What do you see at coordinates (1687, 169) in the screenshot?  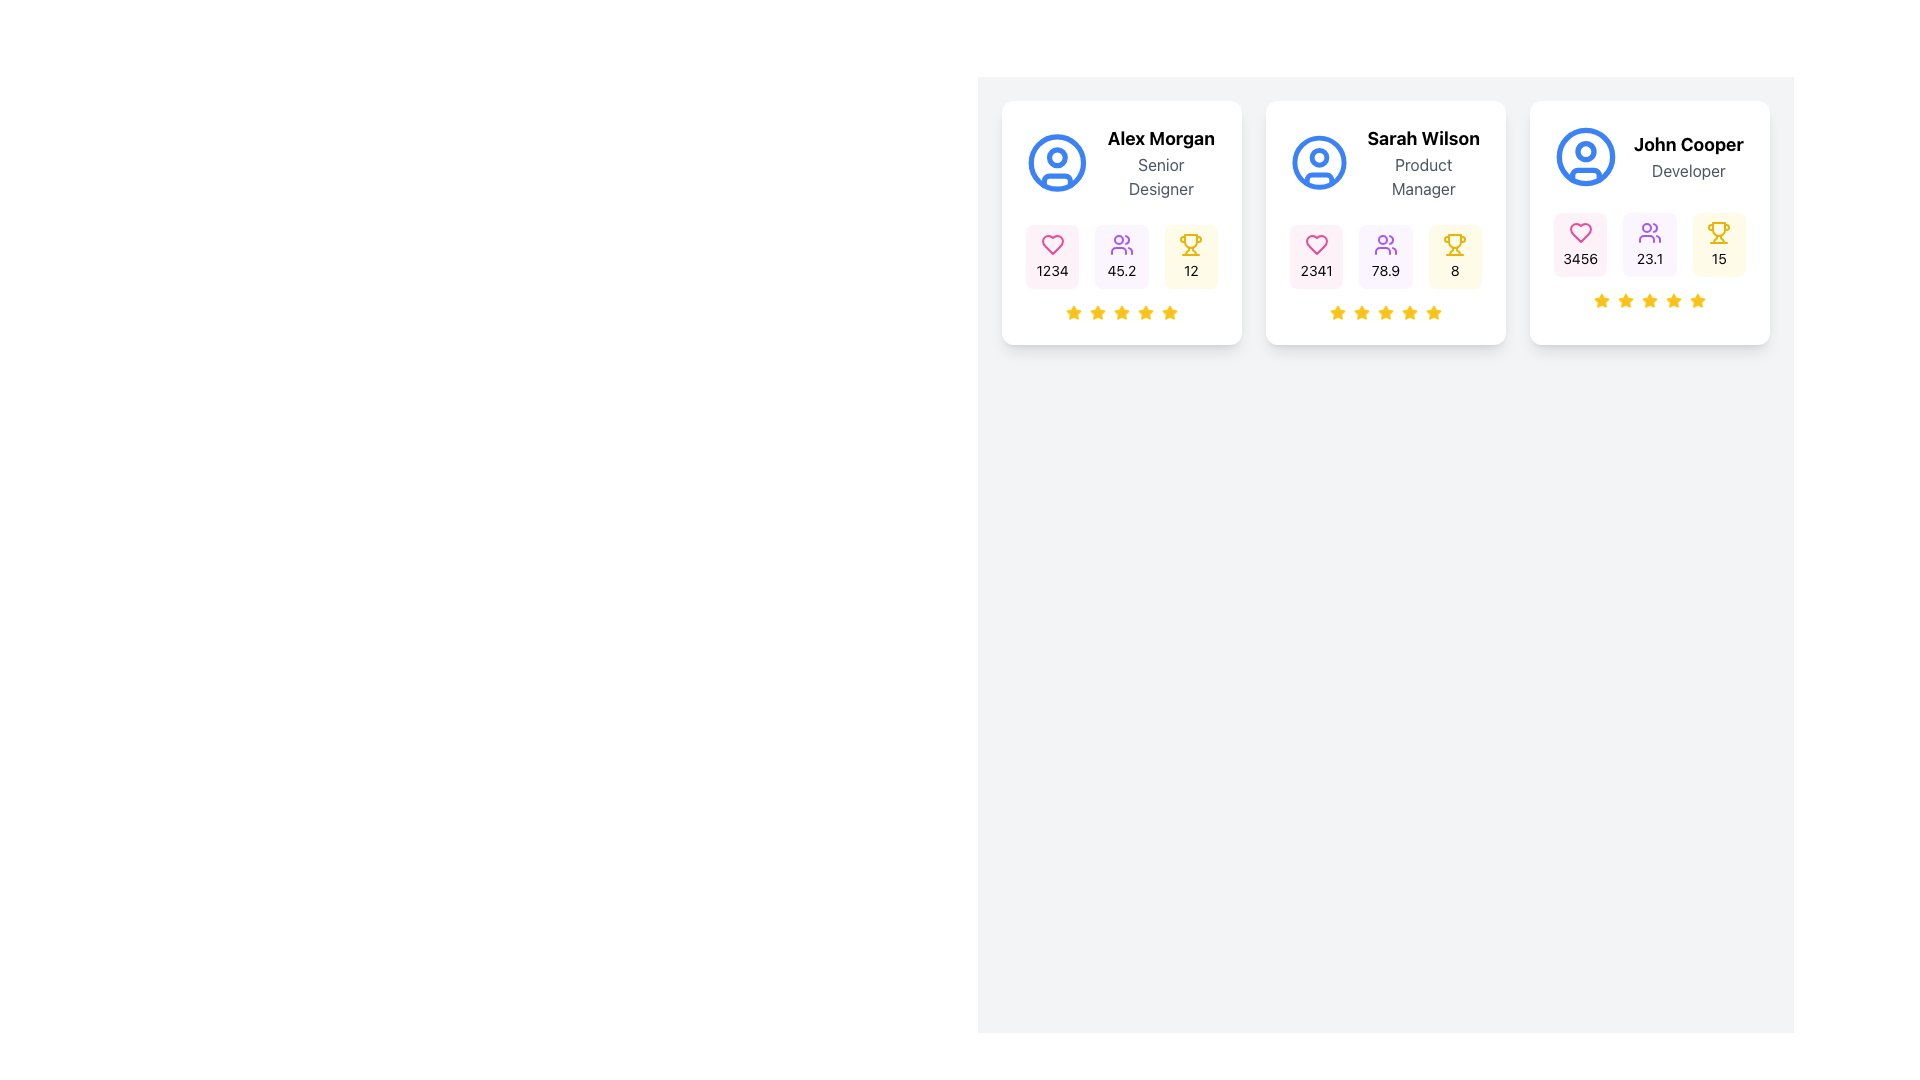 I see `the 'Developer' text label, which is styled in gray and positioned below the 'John Cooper' text in the last card on the rightmost side of a horizontal group of cards` at bounding box center [1687, 169].